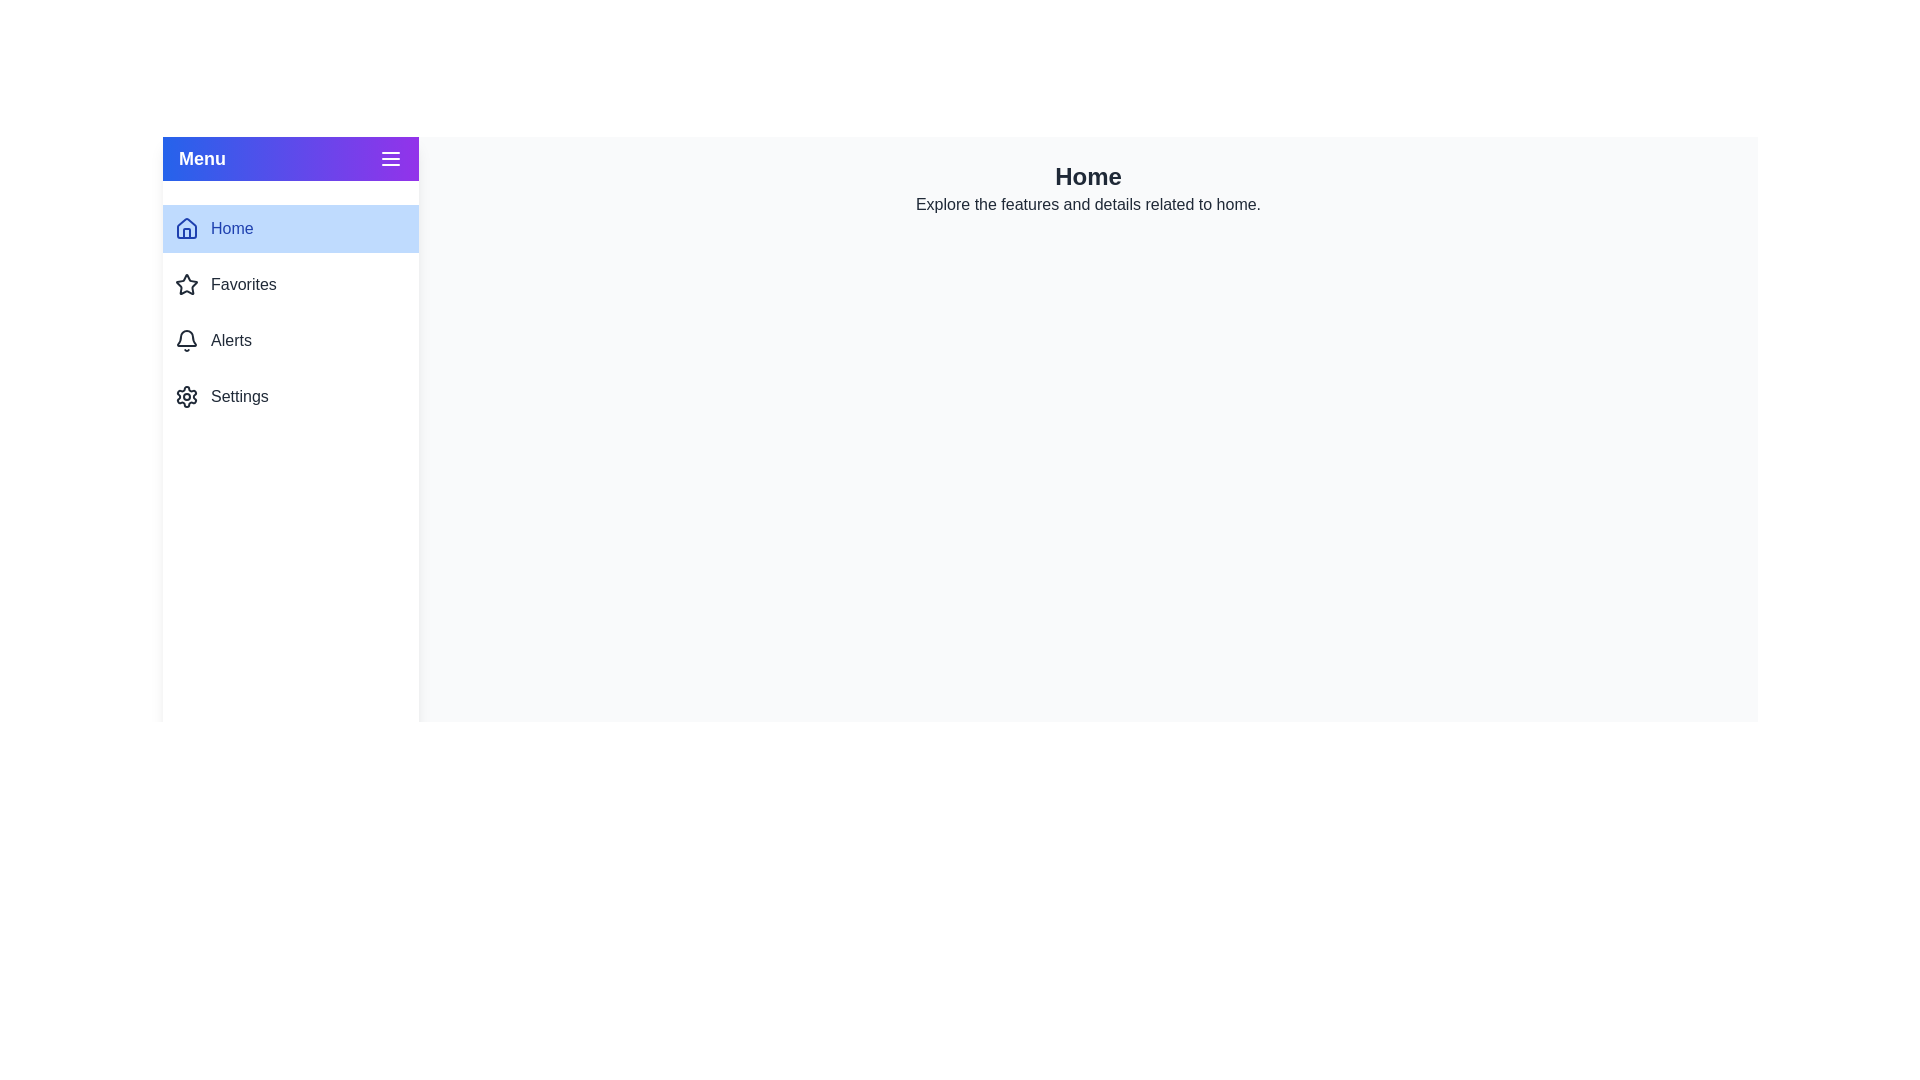  What do you see at coordinates (1087, 204) in the screenshot?
I see `descriptive subtitle text located directly beneath the 'Home' heading in the central content area` at bounding box center [1087, 204].